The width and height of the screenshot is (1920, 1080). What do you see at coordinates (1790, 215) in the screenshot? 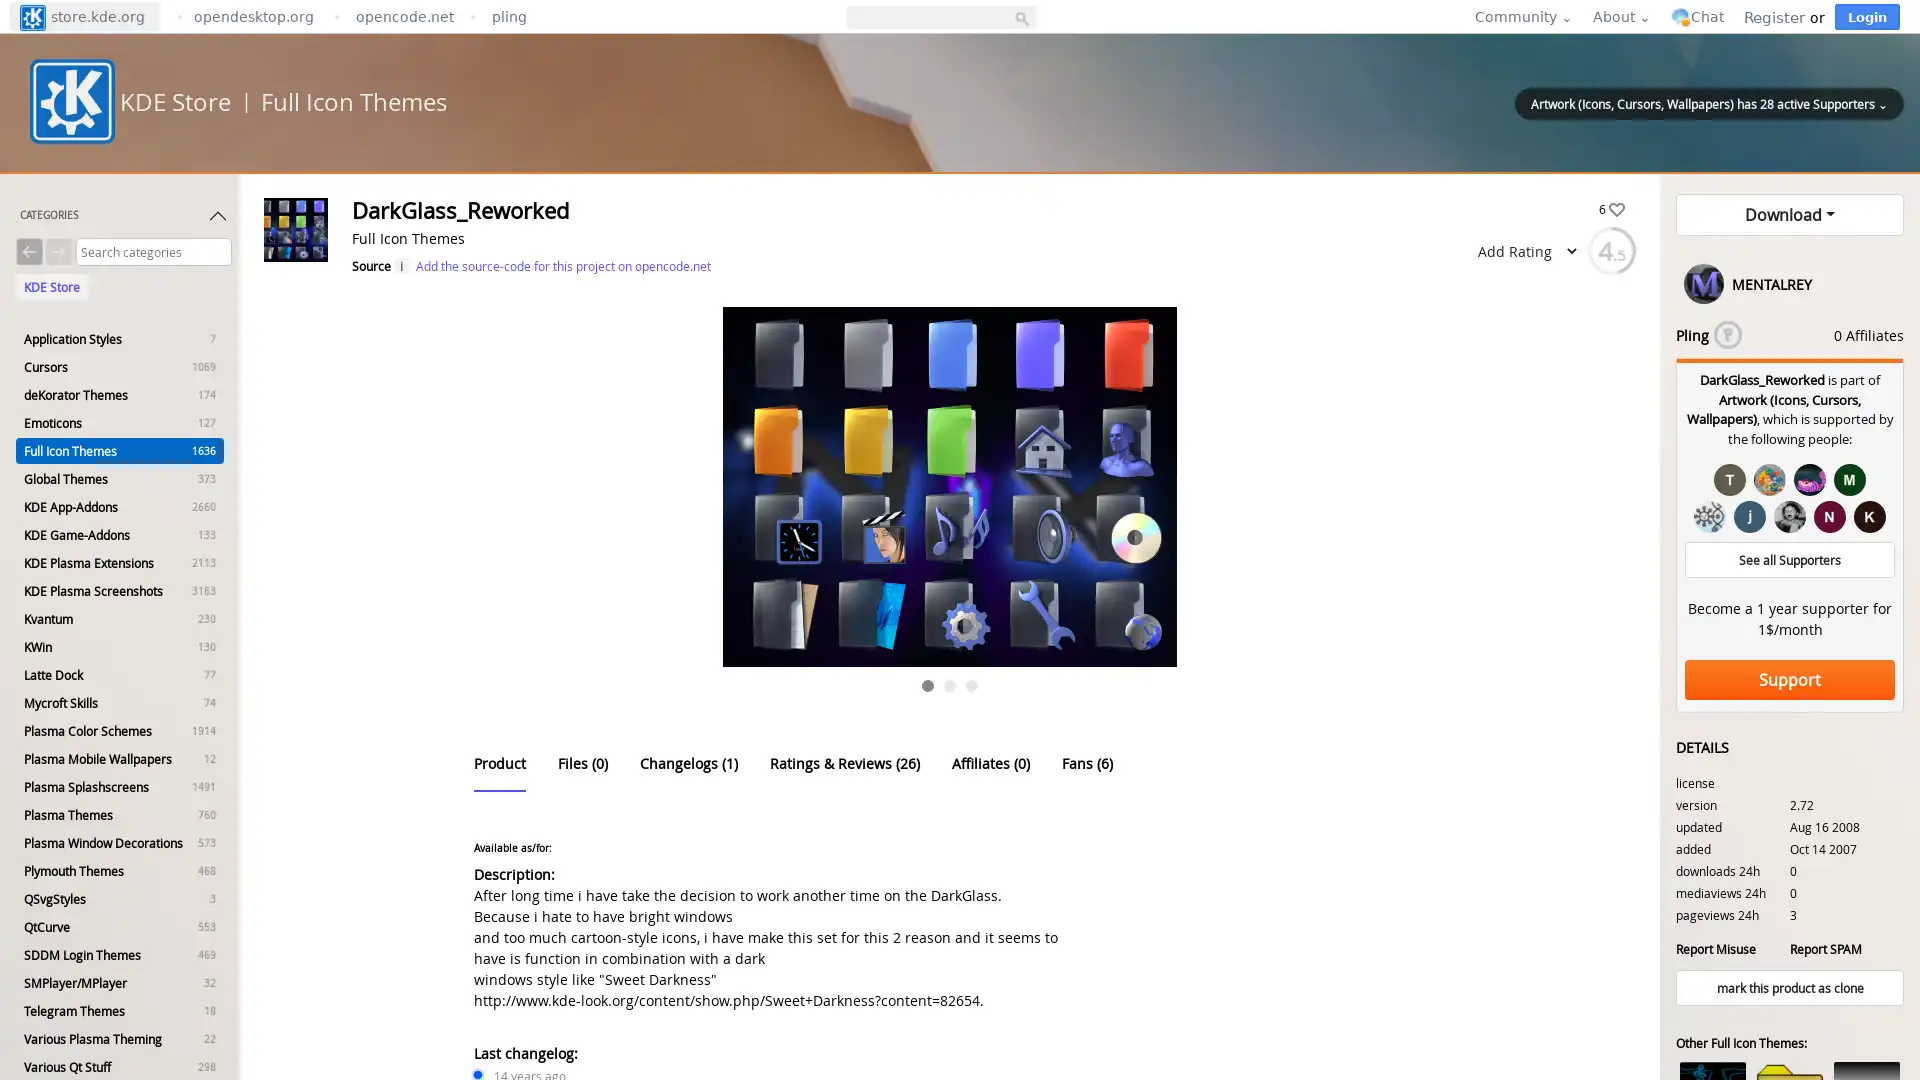
I see `Download` at bounding box center [1790, 215].